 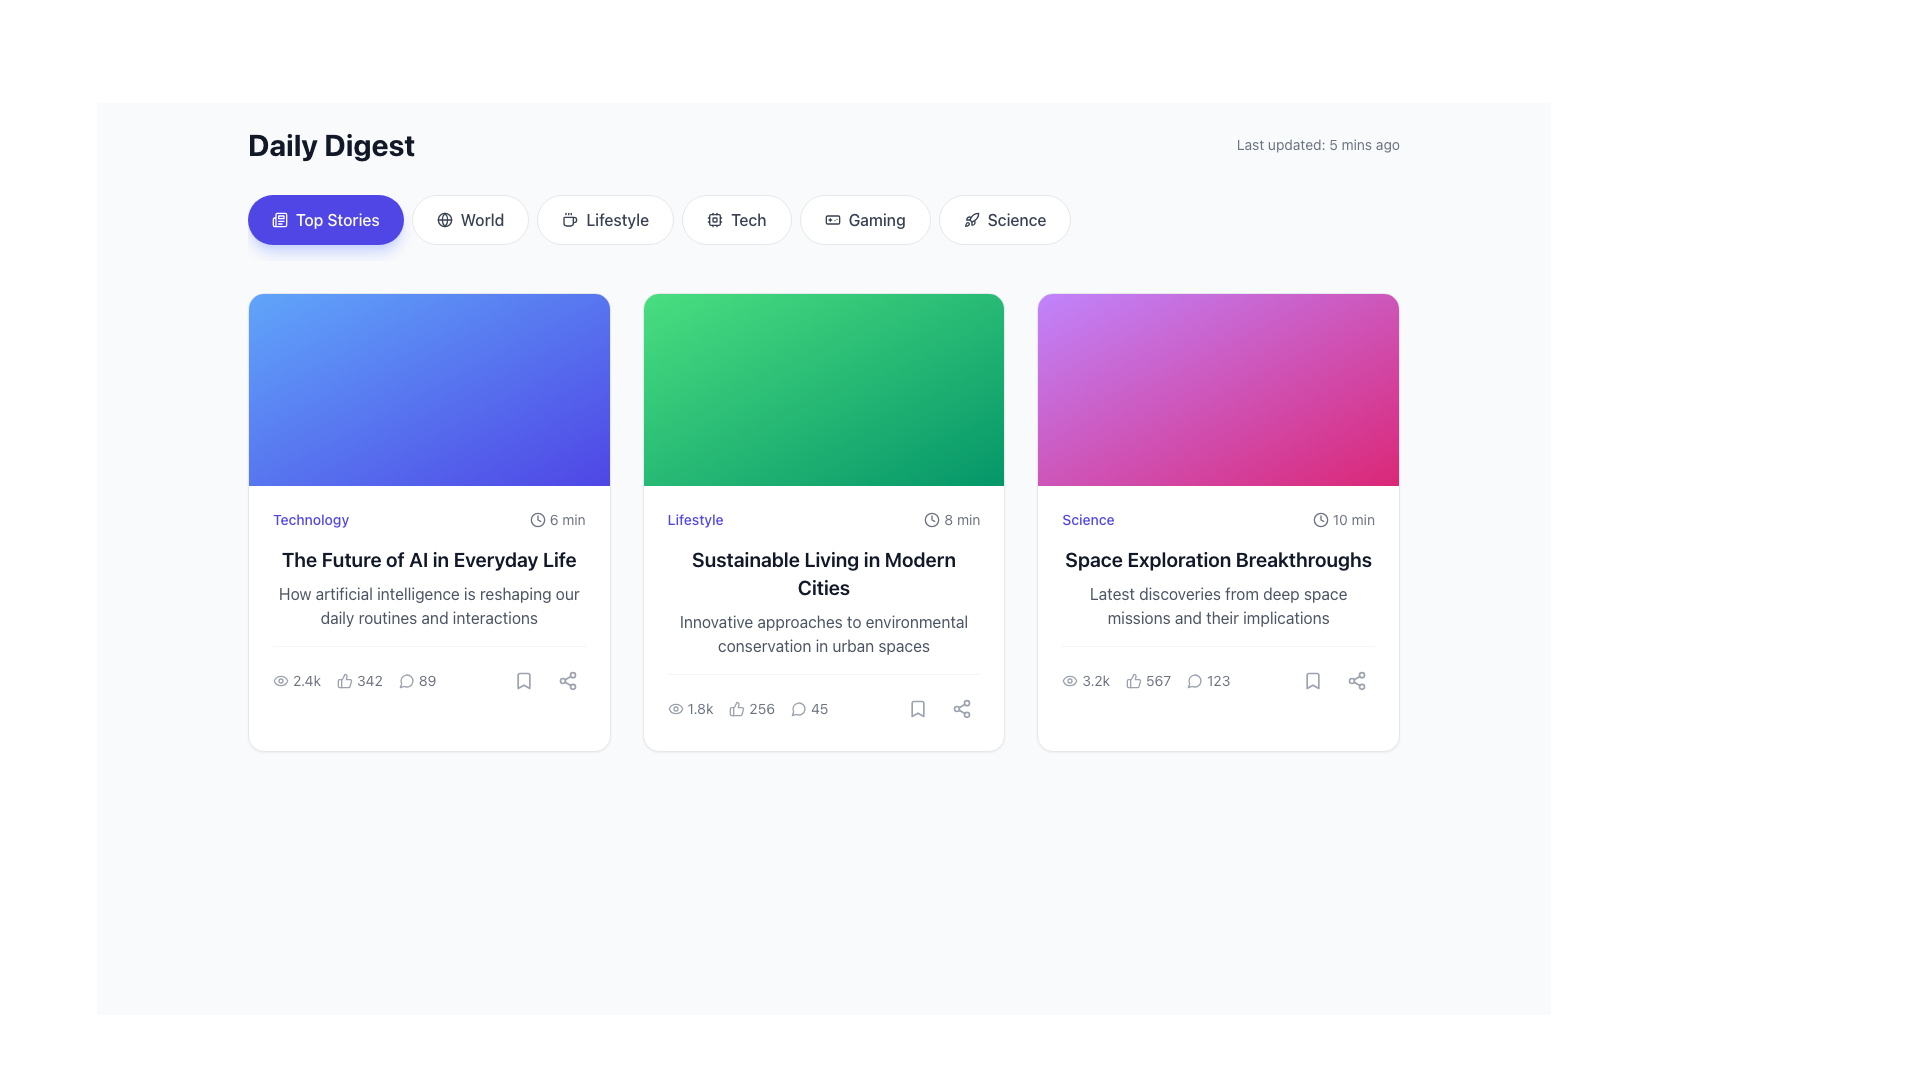 I want to click on the 'Technology' card UI element that displays the title 'The Future of AI in Everyday Life', so click(x=428, y=603).